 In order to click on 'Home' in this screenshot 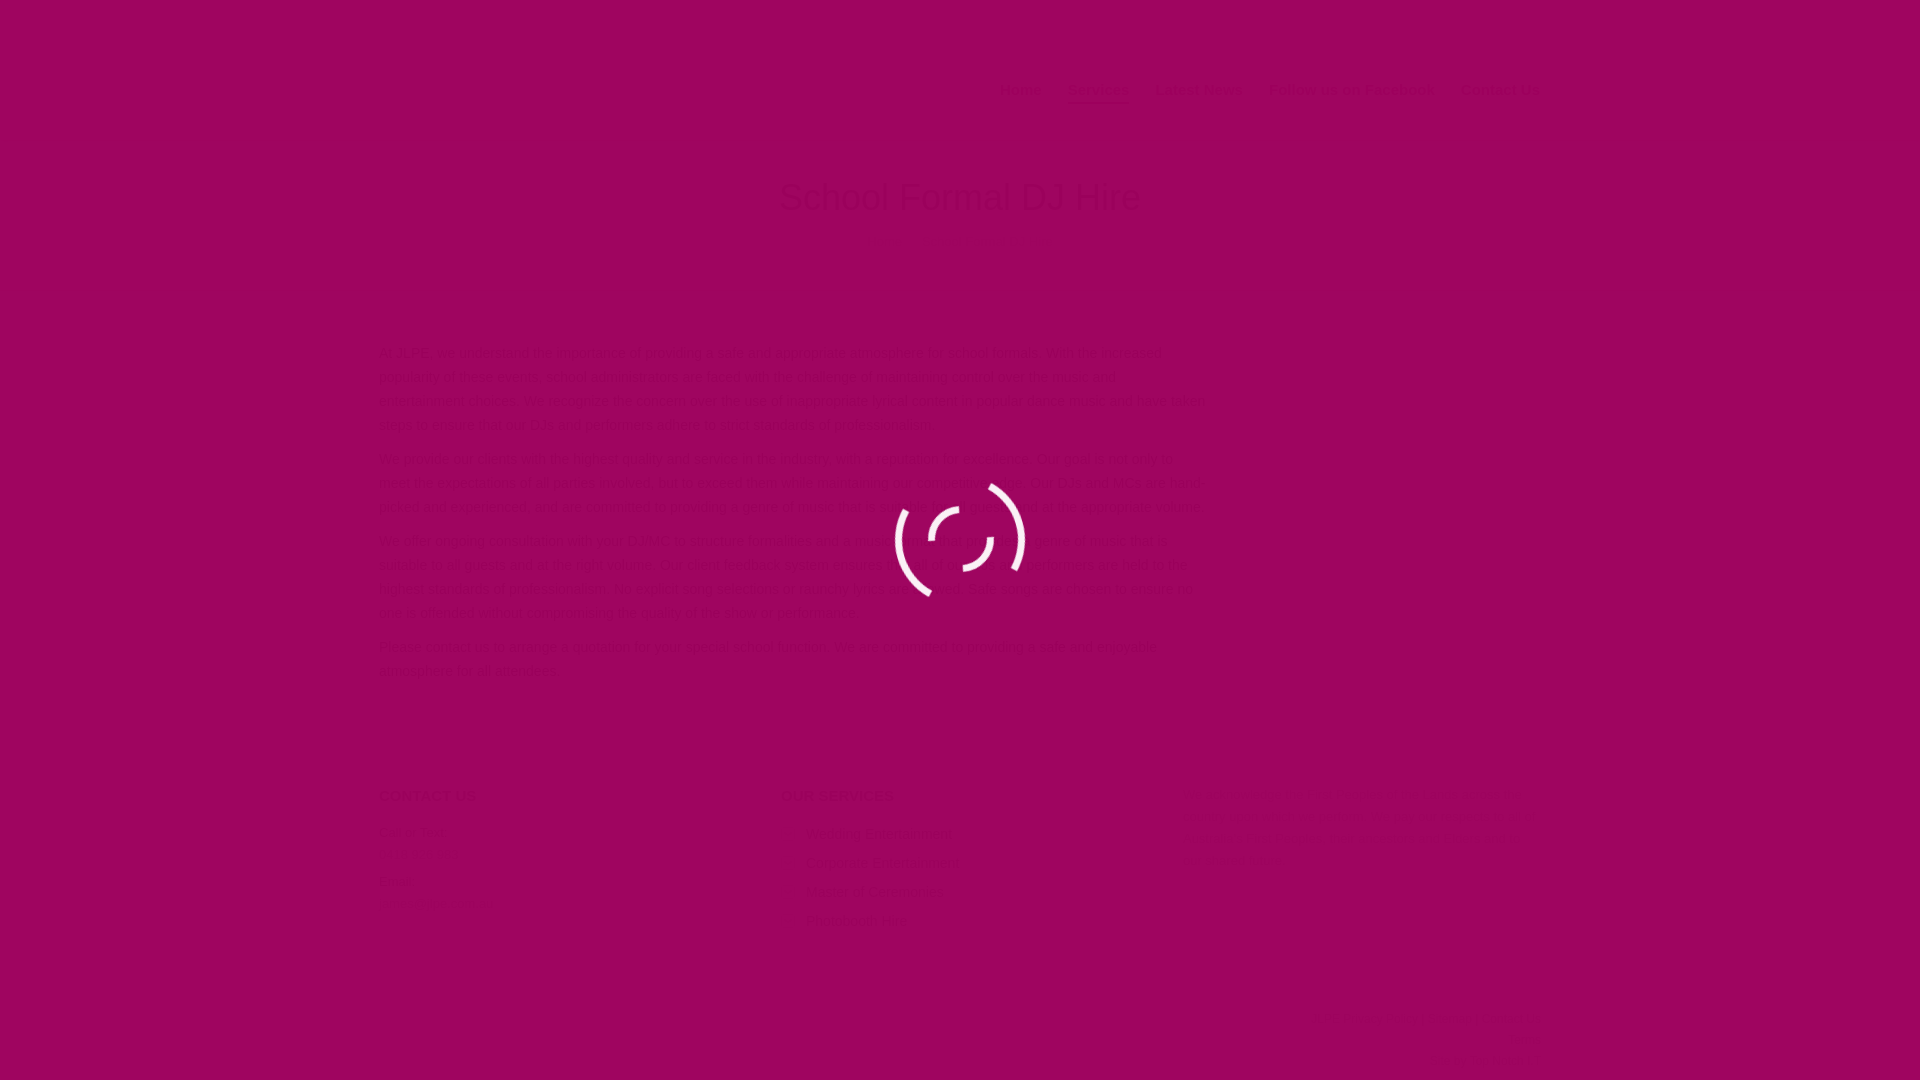, I will do `click(1021, 90)`.